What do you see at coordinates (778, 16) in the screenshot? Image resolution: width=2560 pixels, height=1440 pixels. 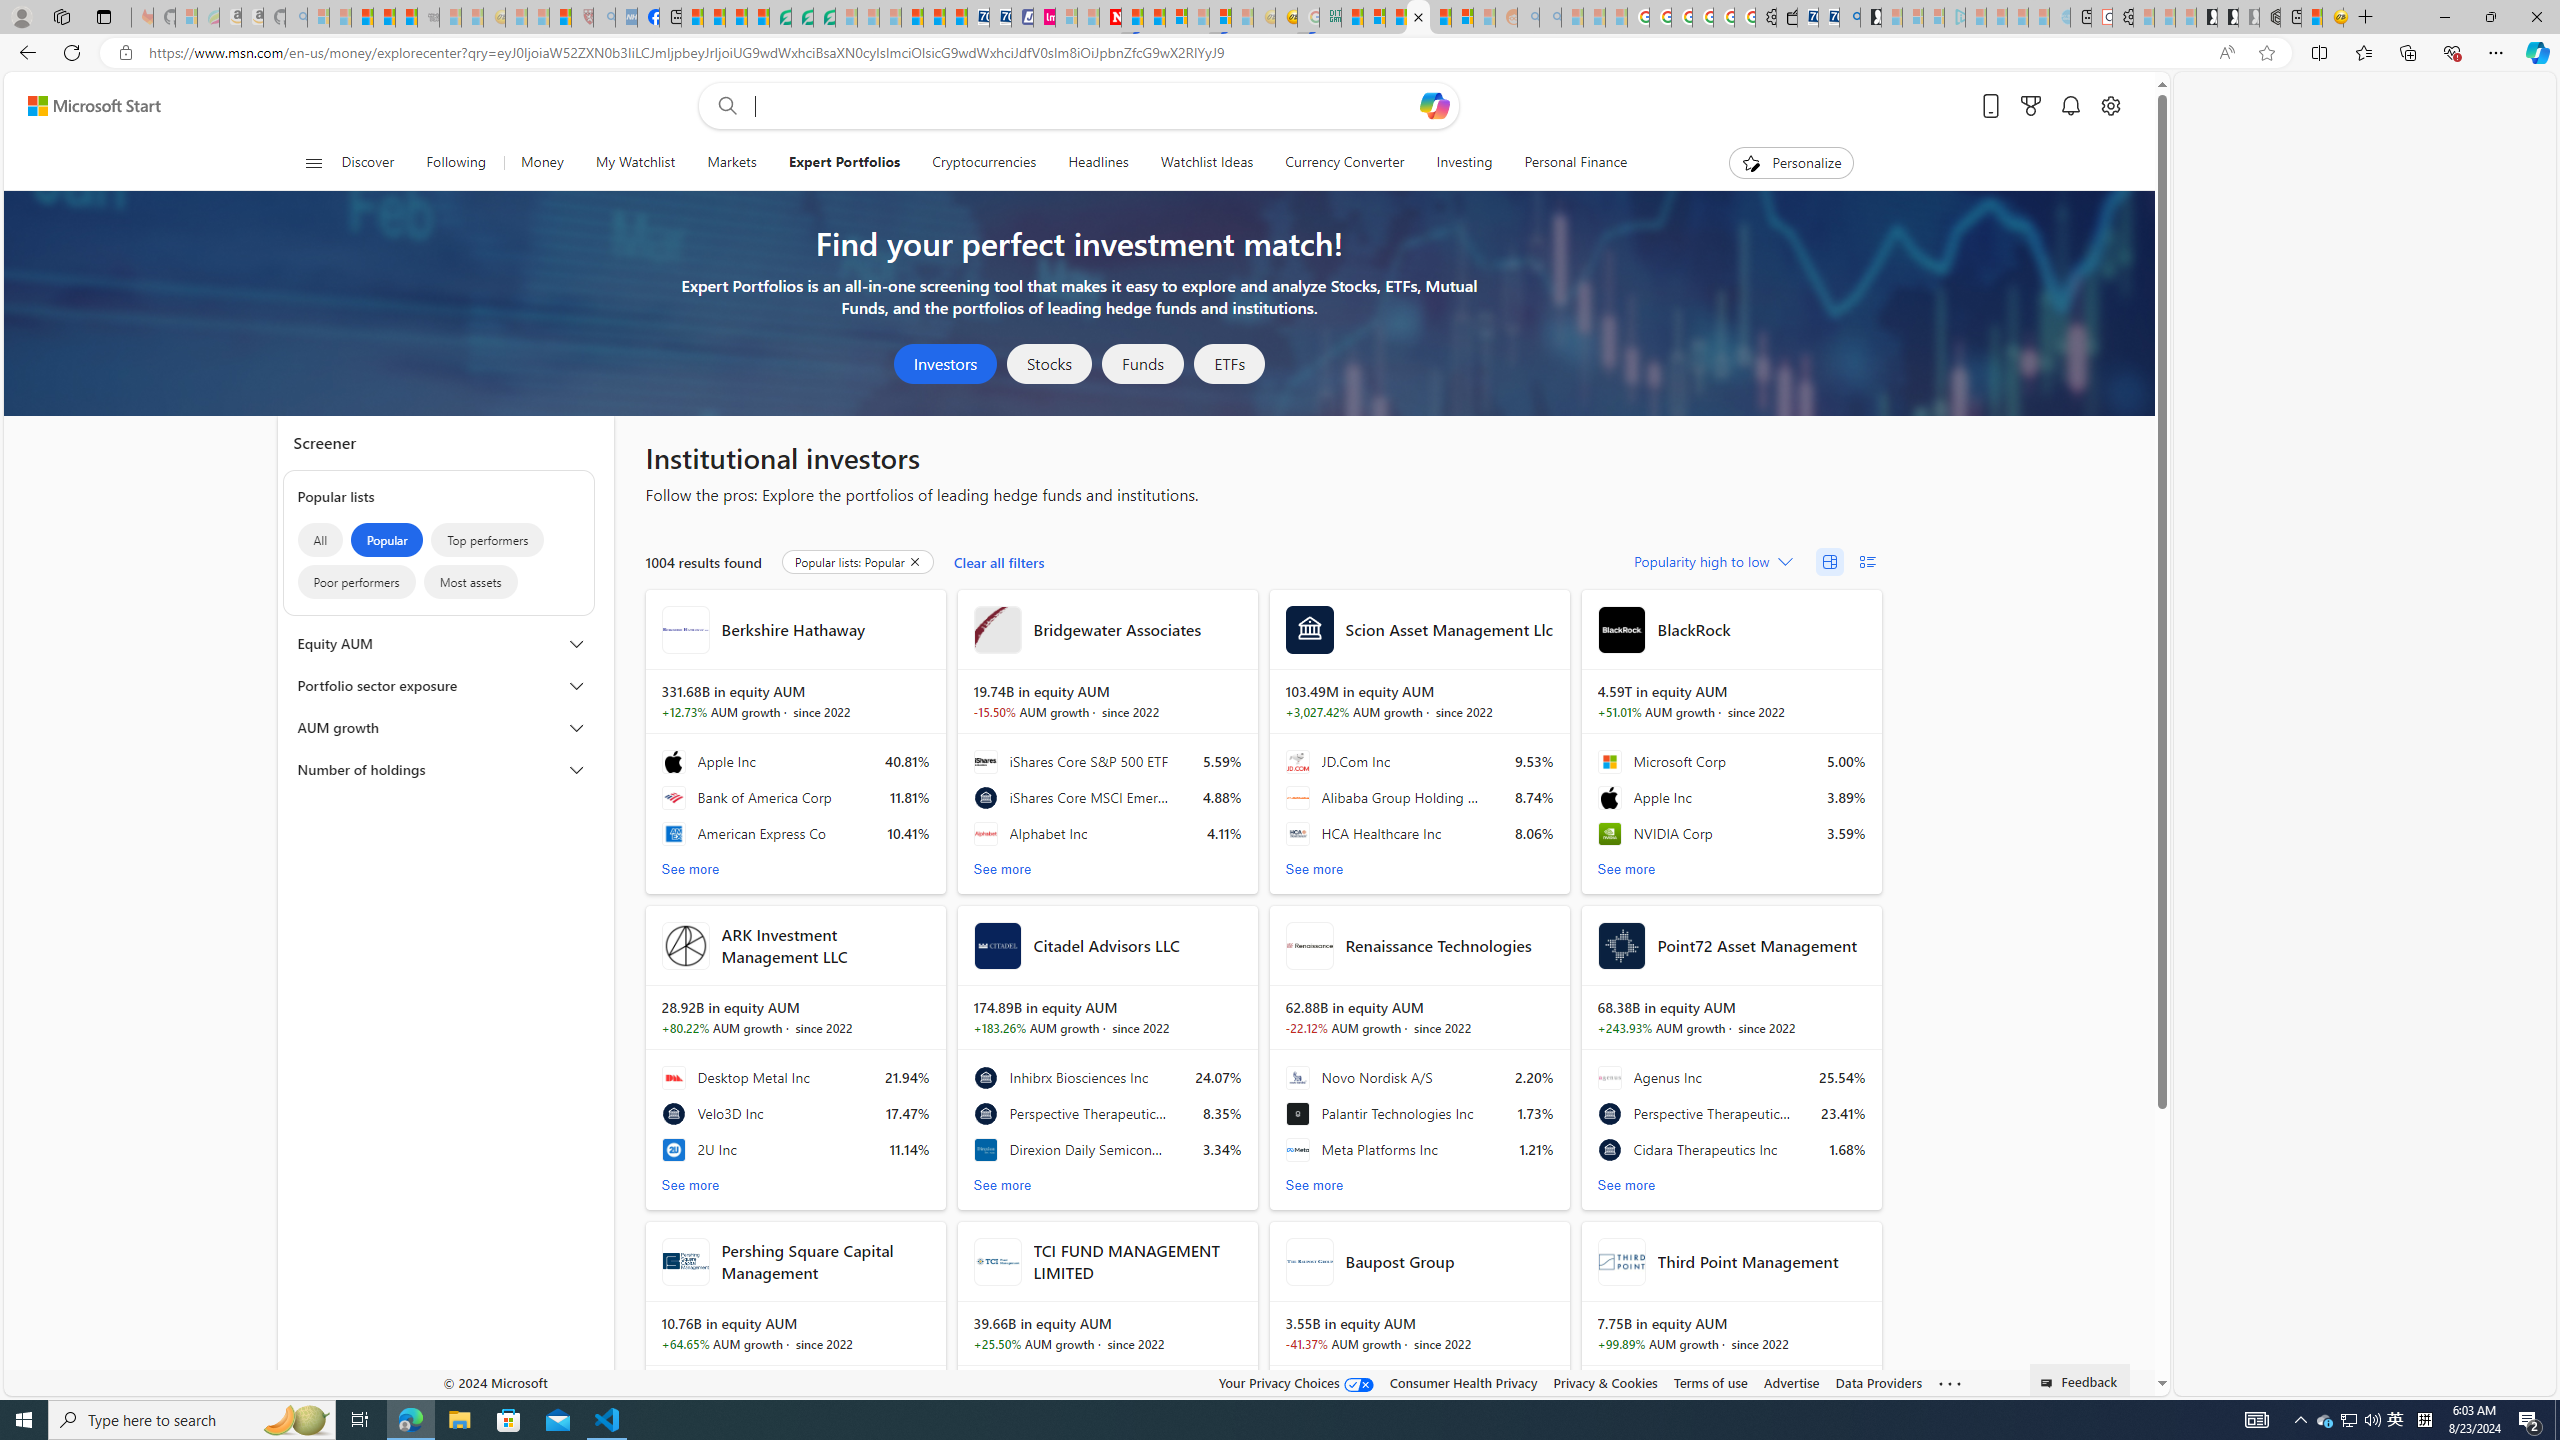 I see `'LendingTree - Compare Lenders'` at bounding box center [778, 16].